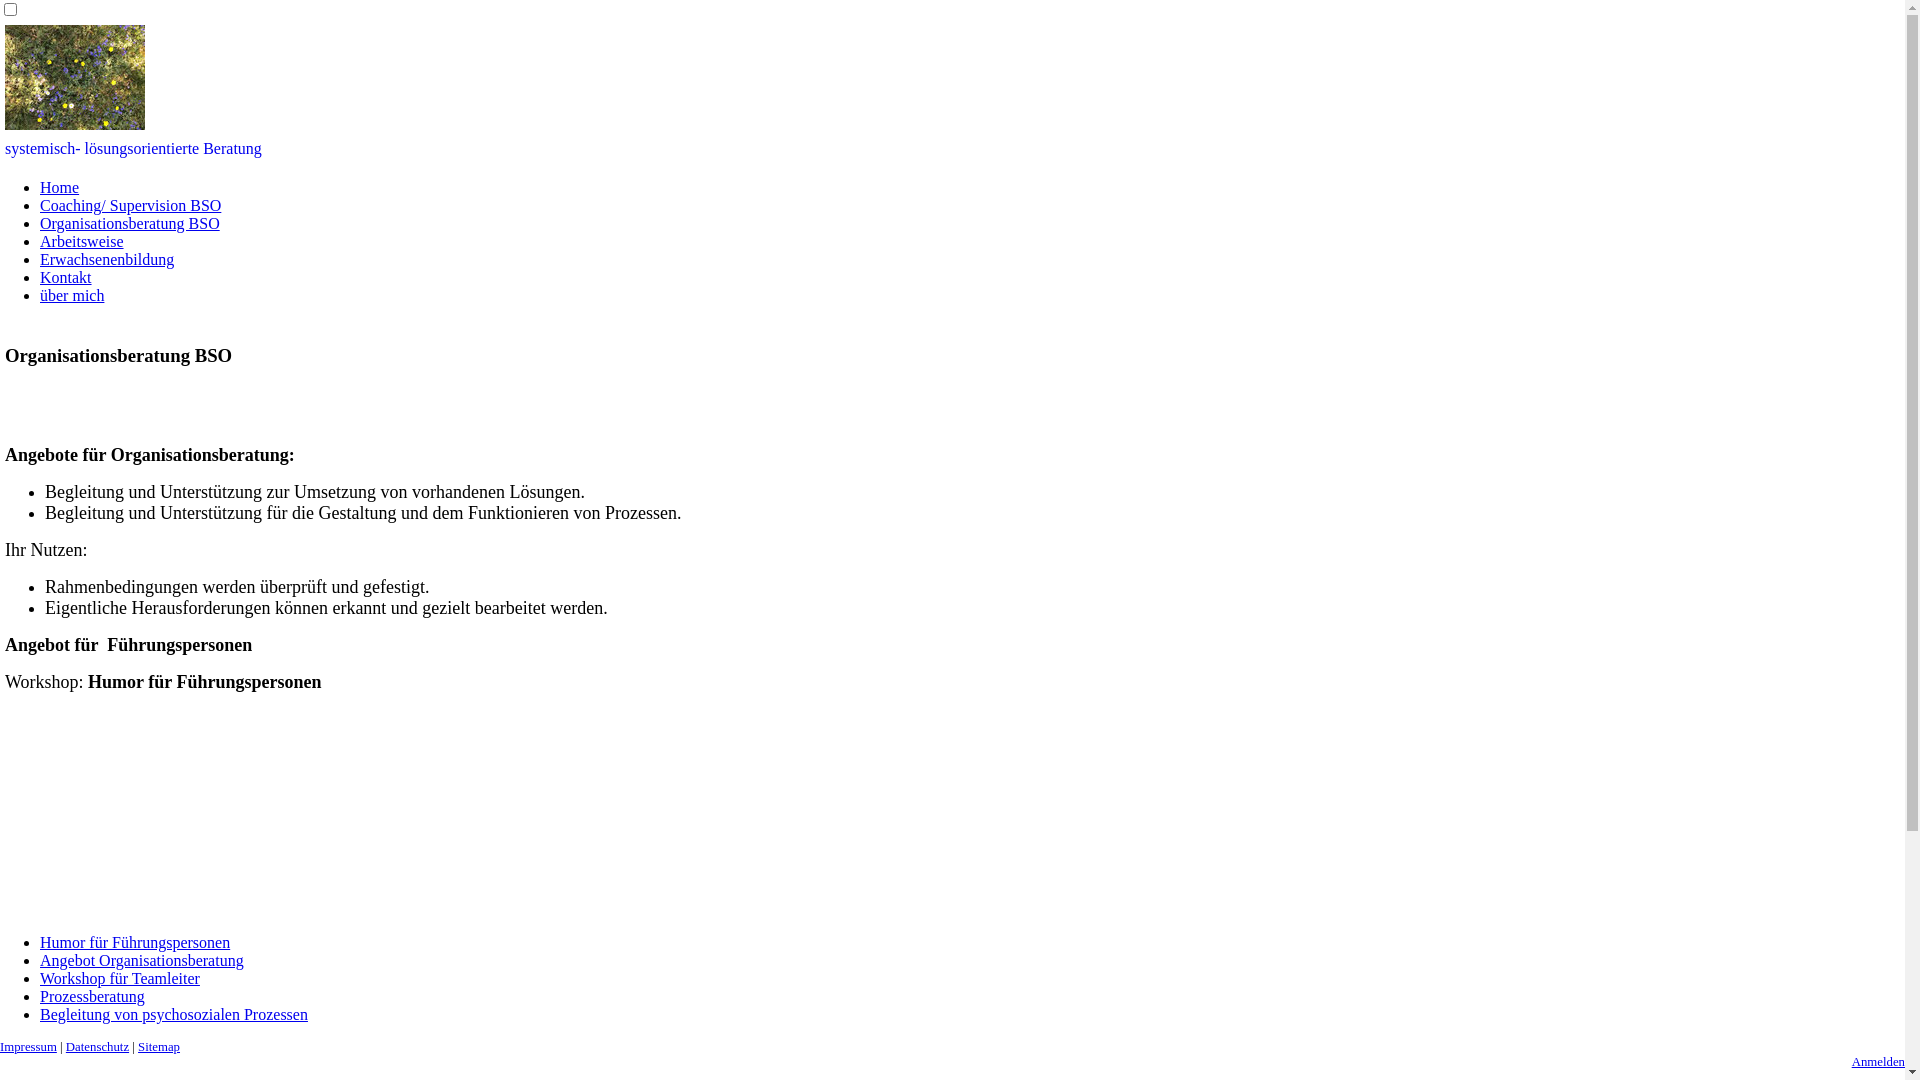 The width and height of the screenshot is (1920, 1080). Describe the element at coordinates (105, 258) in the screenshot. I see `'Erwachsenenbildung'` at that location.